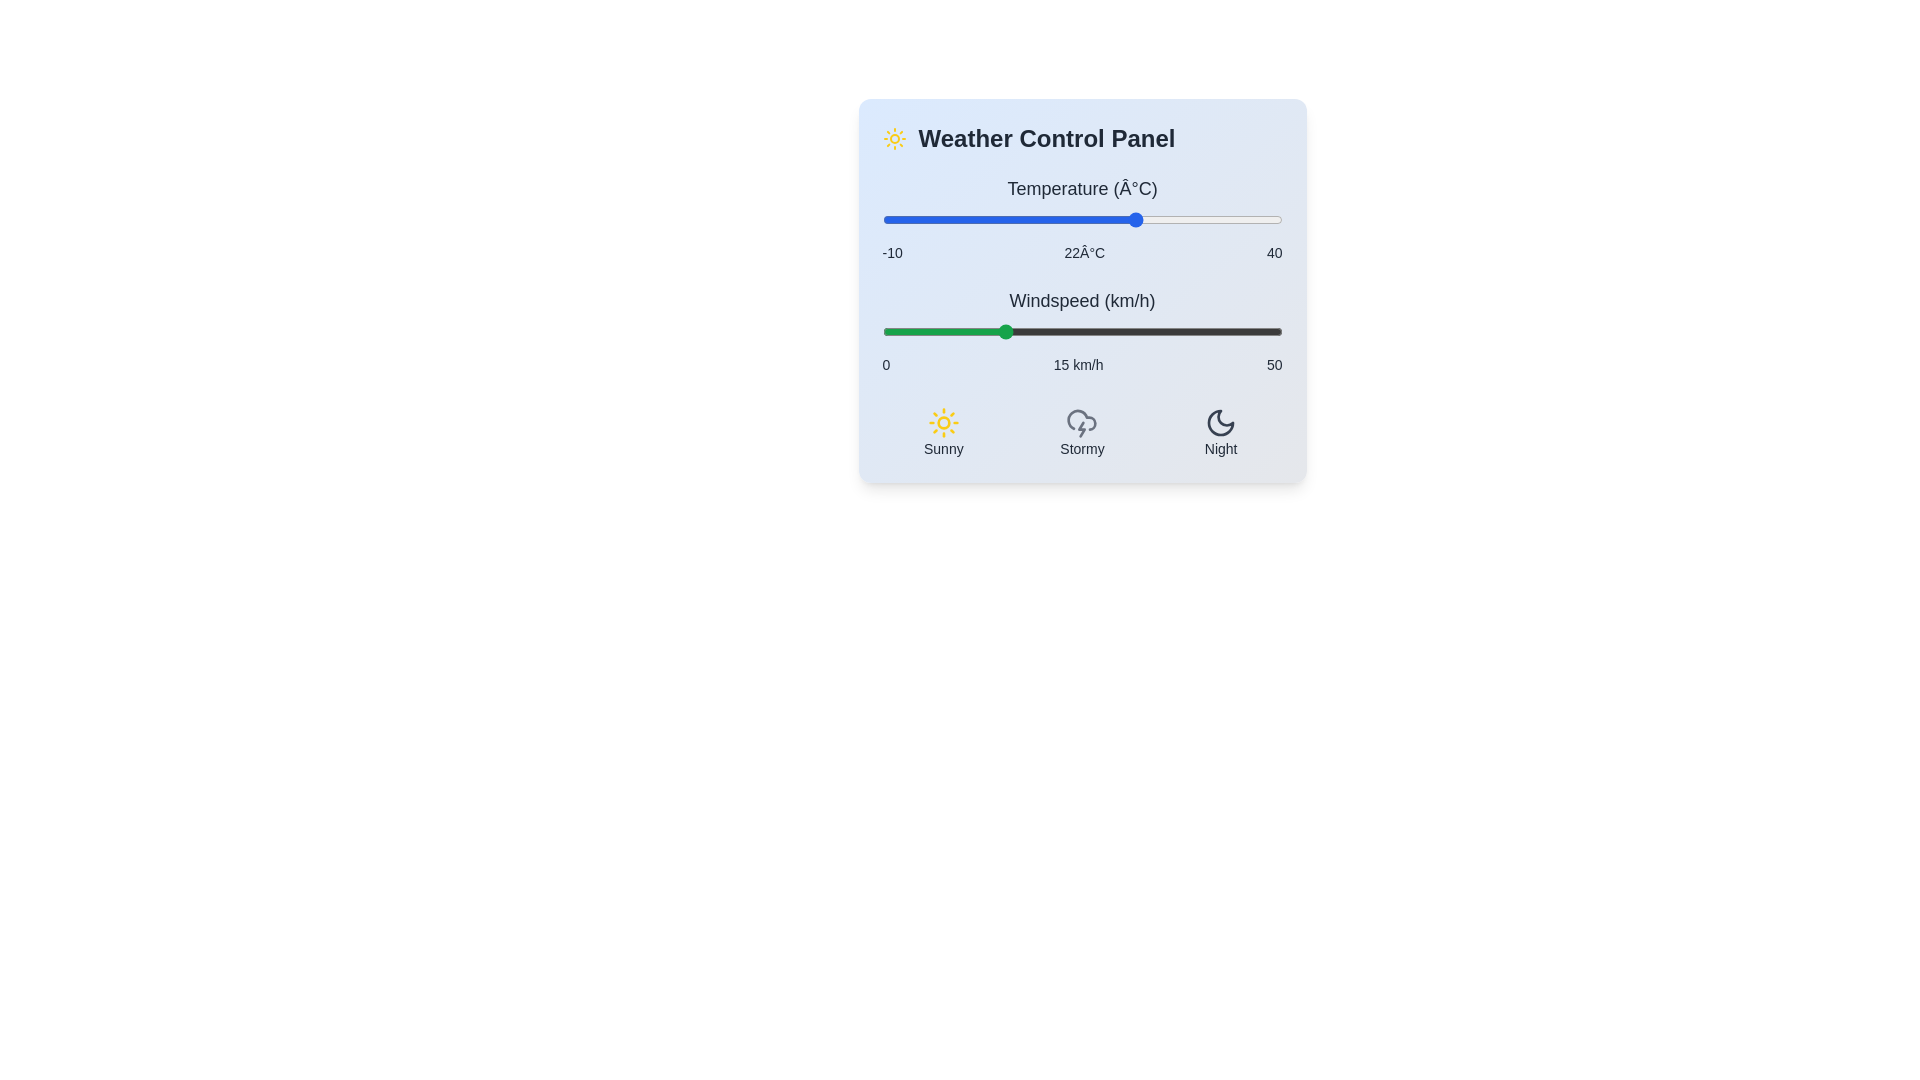 This screenshot has height=1080, width=1920. I want to click on numeric labels for the Temperature (°C) slider values, which are centrally positioned and highlighted, indicating the current value ('22°C') between the minimum ('-10') and maximum ('40') values, so click(1081, 252).